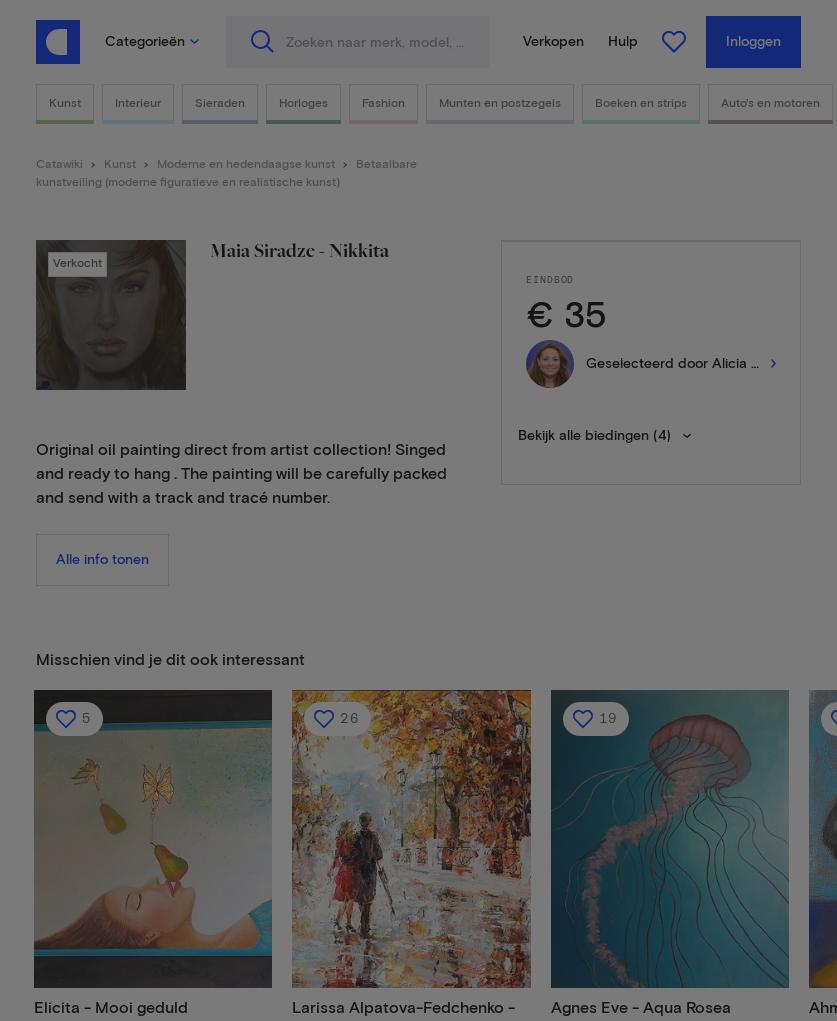 The height and width of the screenshot is (1021, 837). Describe the element at coordinates (218, 102) in the screenshot. I see `'Sieraden'` at that location.